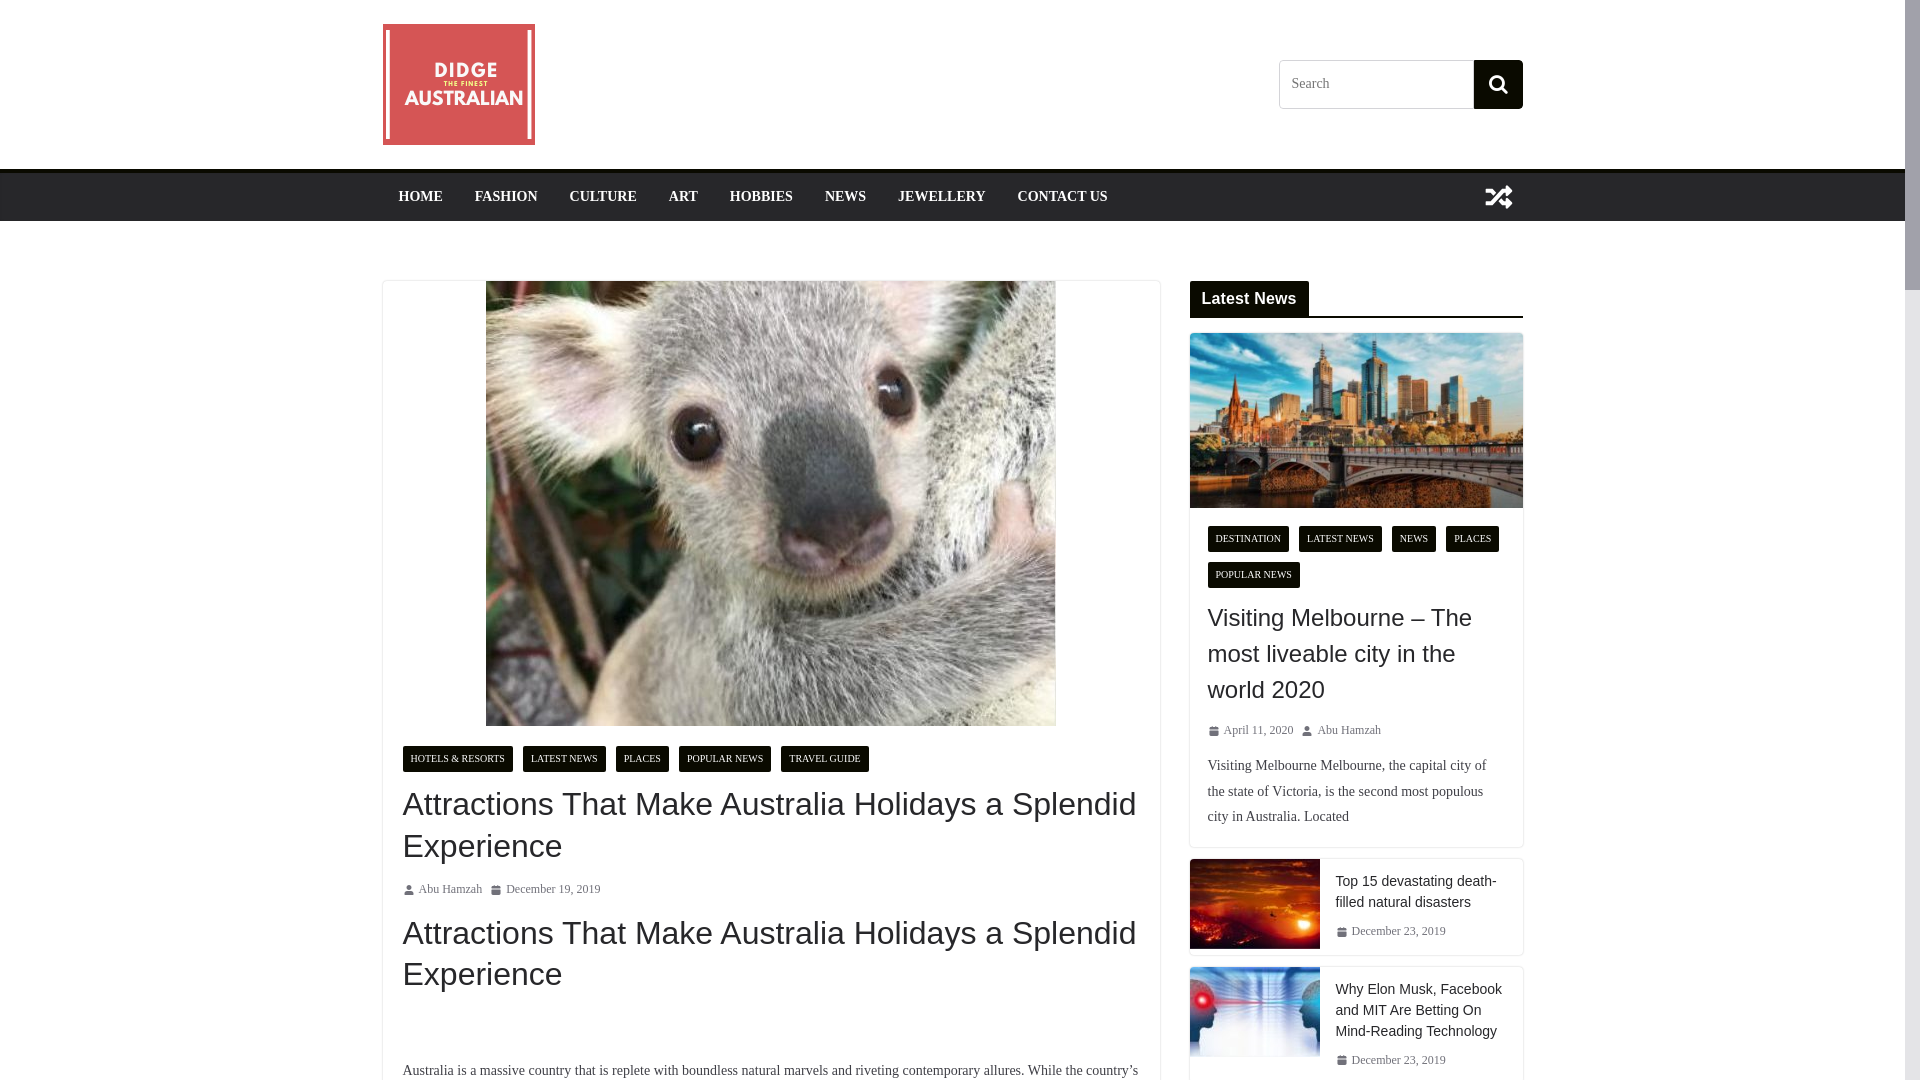 The image size is (1920, 1080). Describe the element at coordinates (1017, 196) in the screenshot. I see `'CONTACT US'` at that location.